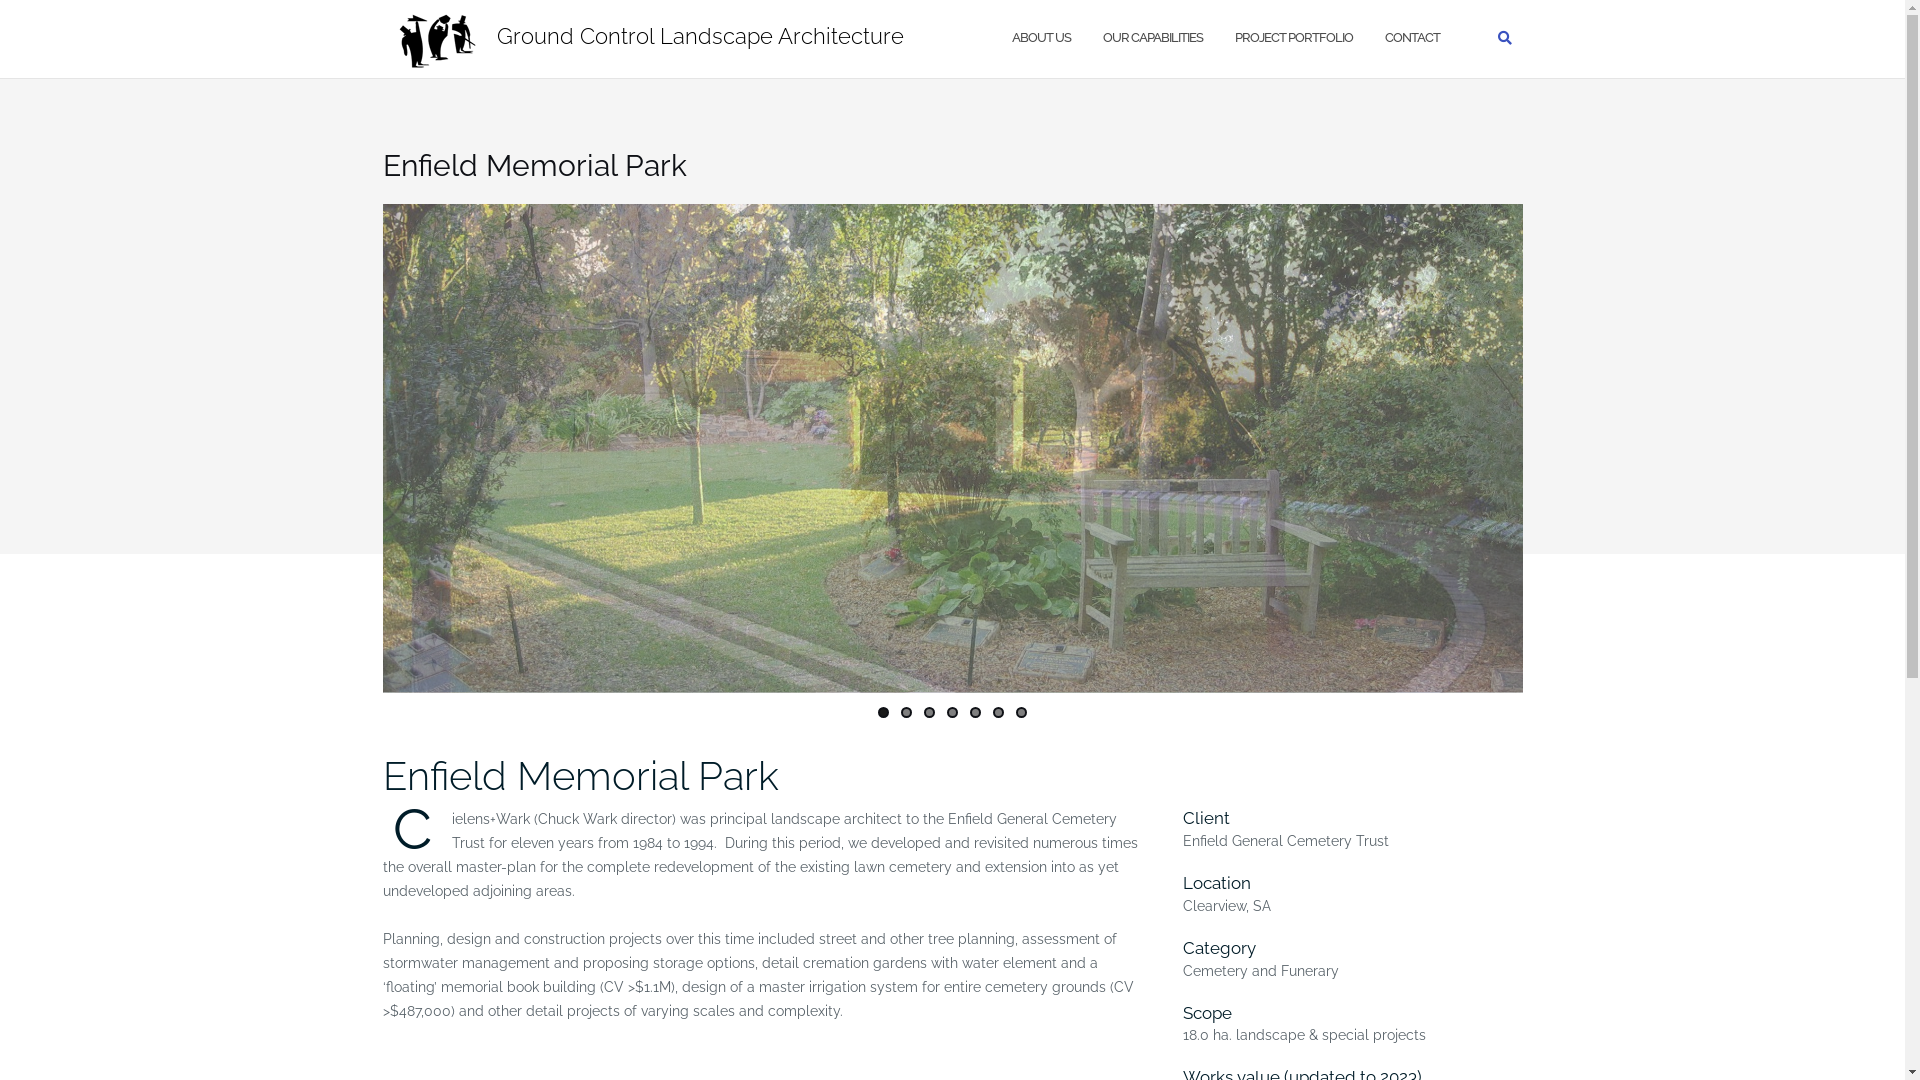 The height and width of the screenshot is (1080, 1920). I want to click on '6', so click(998, 711).